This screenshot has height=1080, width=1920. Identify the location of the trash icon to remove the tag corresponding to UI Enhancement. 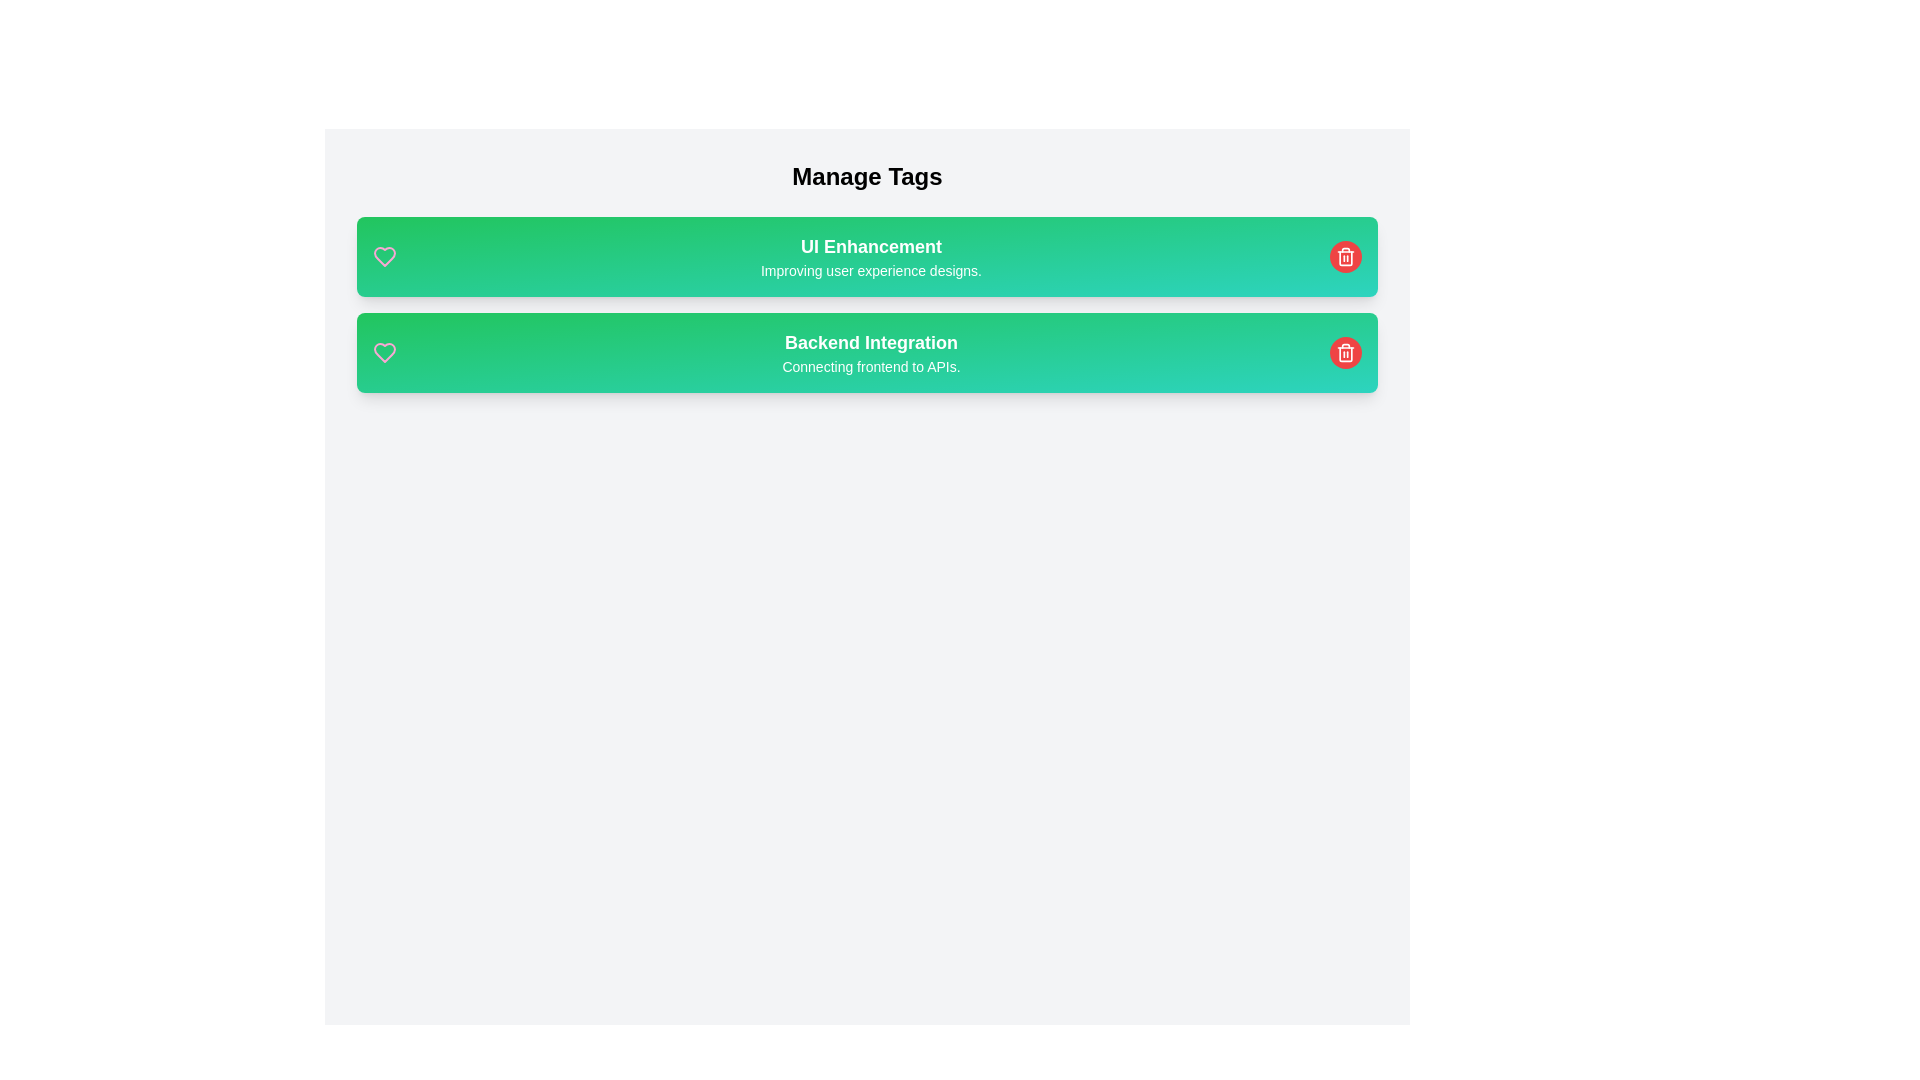
(1345, 256).